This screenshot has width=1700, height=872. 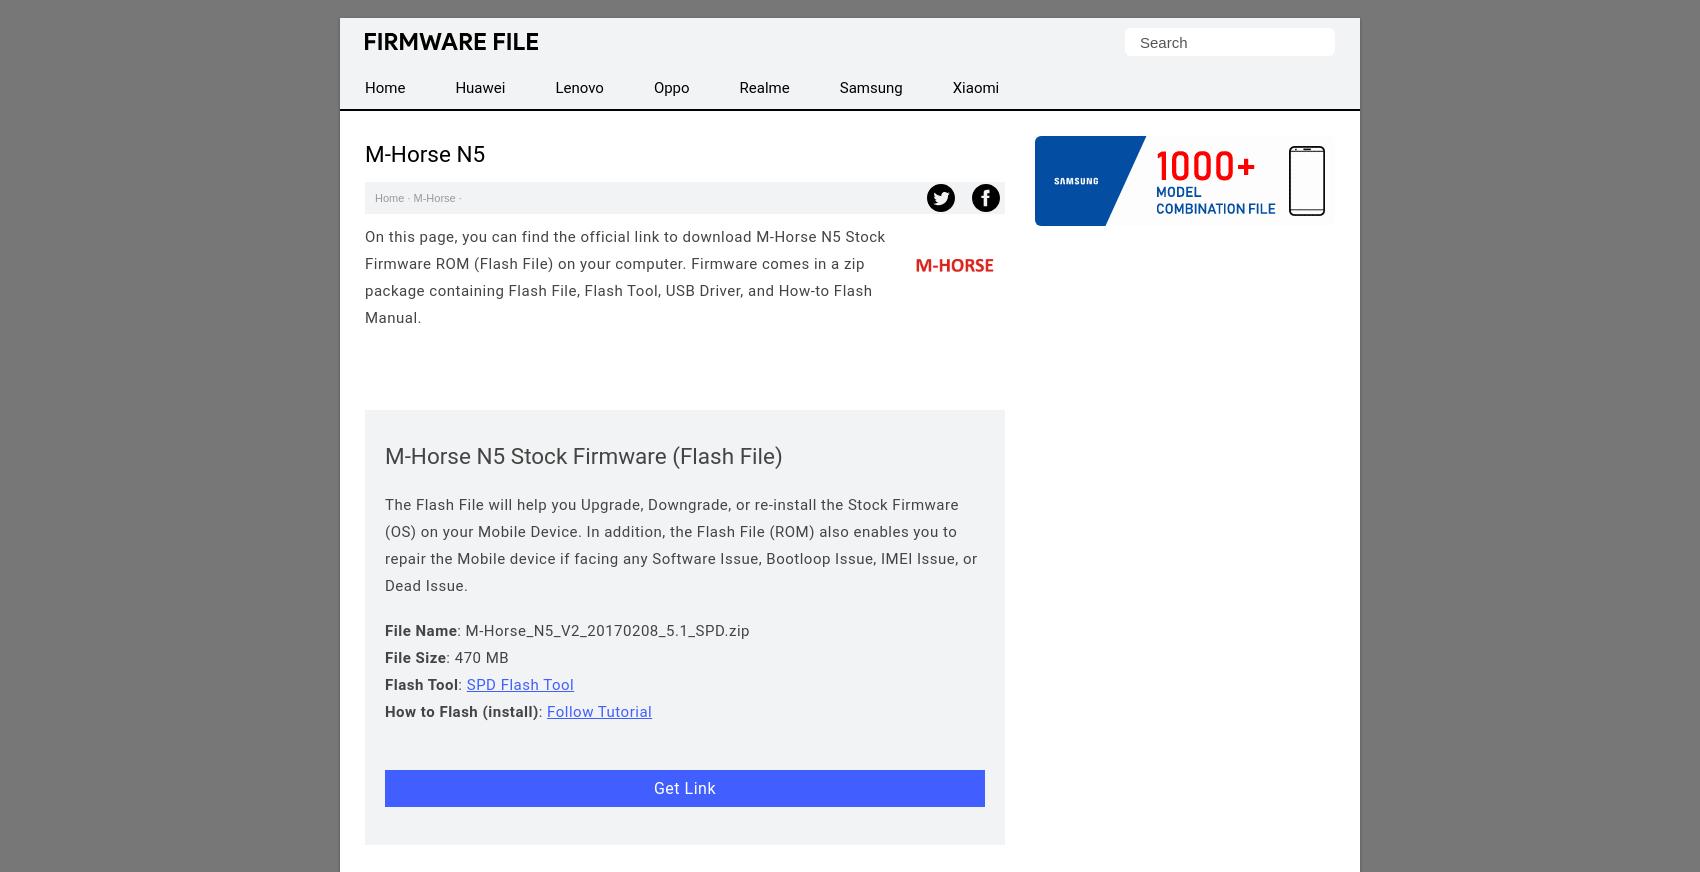 What do you see at coordinates (598, 710) in the screenshot?
I see `'Follow Tutorial'` at bounding box center [598, 710].